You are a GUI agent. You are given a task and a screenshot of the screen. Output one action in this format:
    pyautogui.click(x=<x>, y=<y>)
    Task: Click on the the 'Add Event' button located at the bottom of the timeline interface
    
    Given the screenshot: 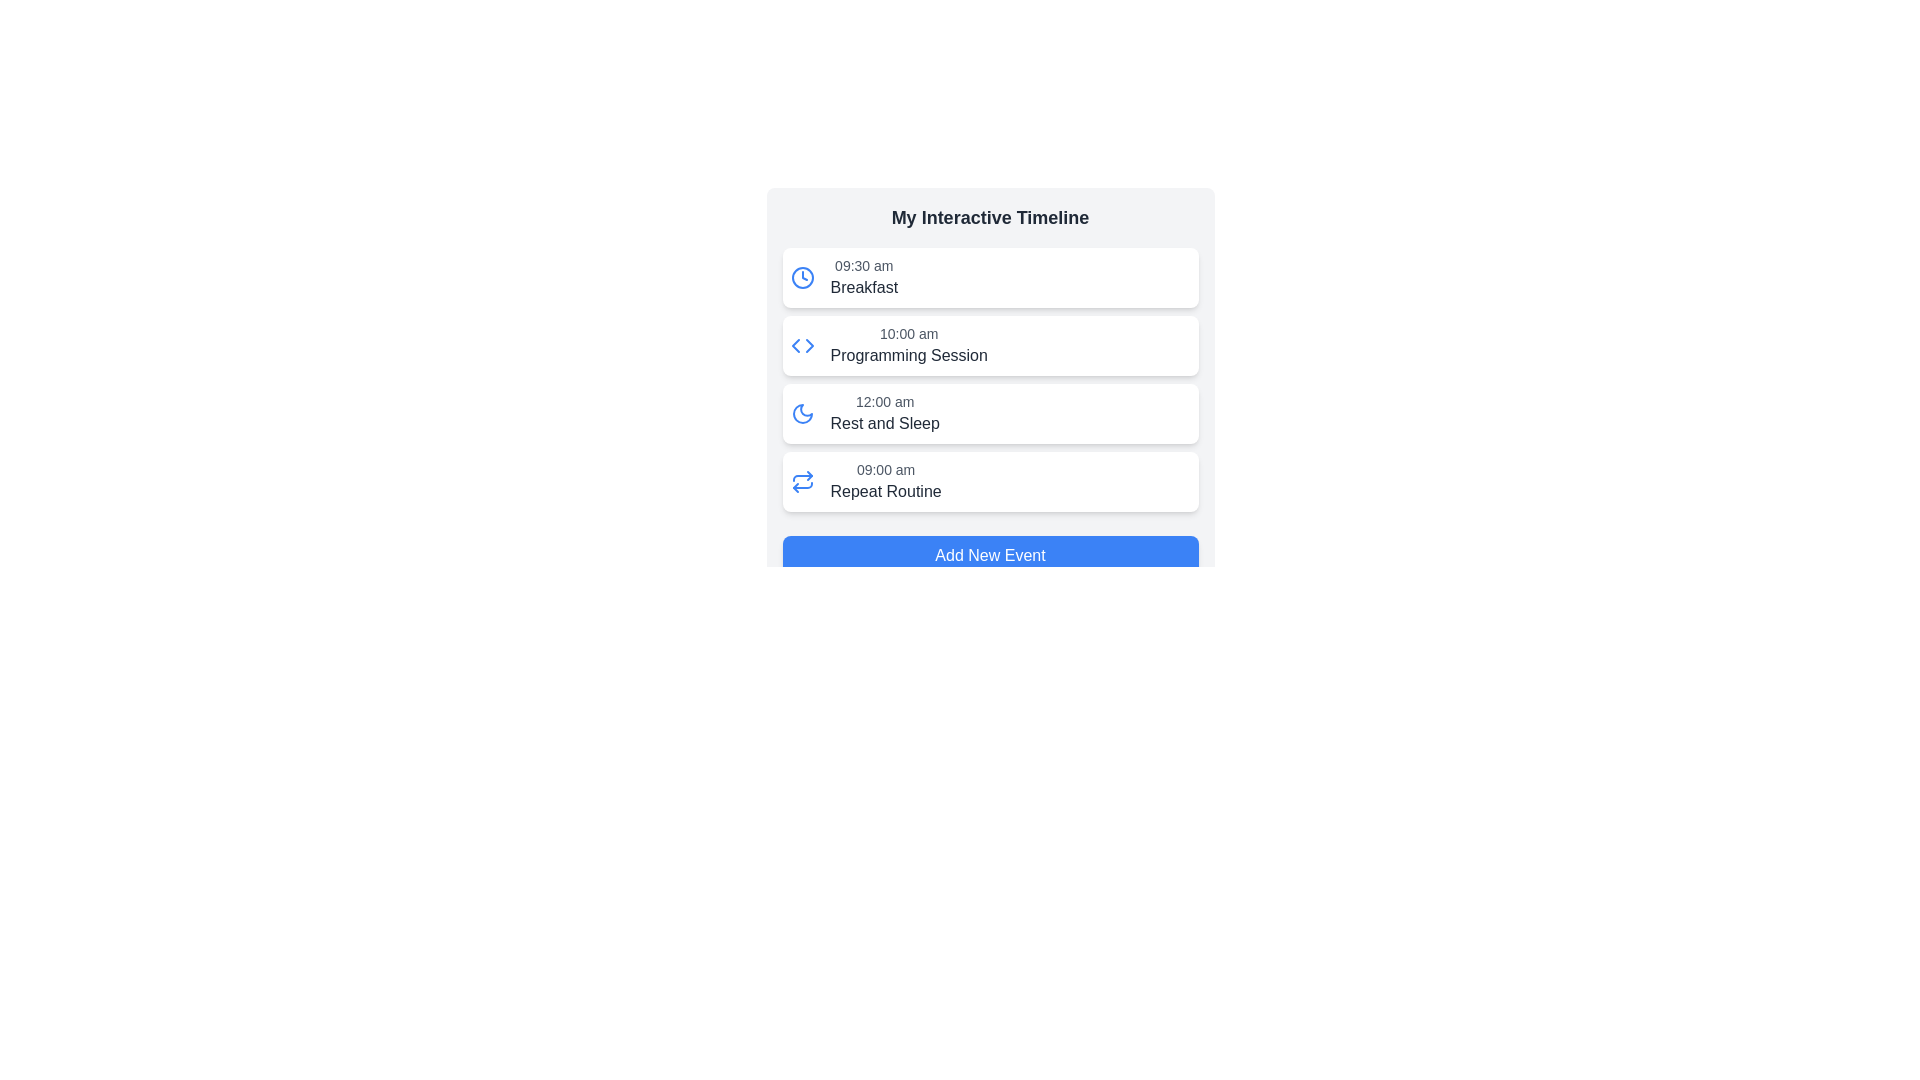 What is the action you would take?
    pyautogui.click(x=990, y=555)
    